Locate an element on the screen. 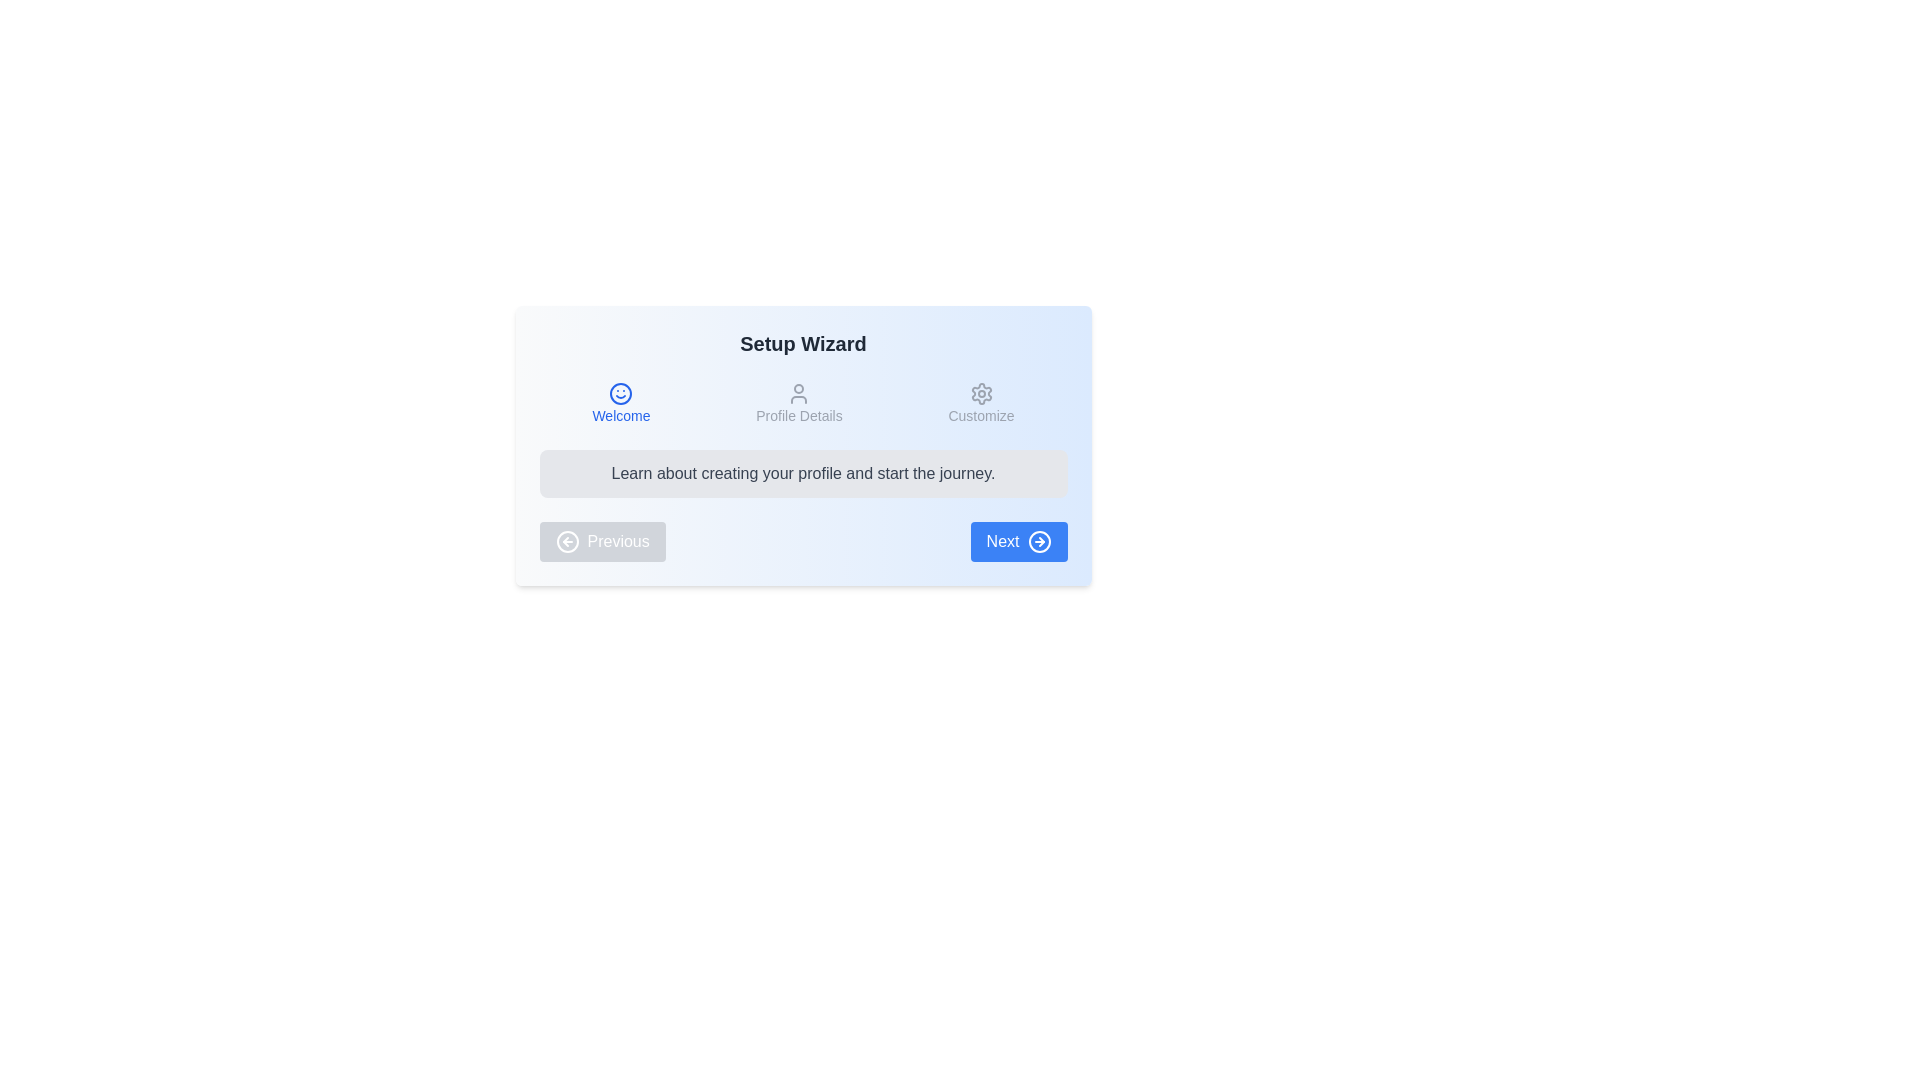 The image size is (1920, 1080). the Interactive menu option labeled 'Profile Details', which is the middle component of three horizontally aligned items is located at coordinates (798, 404).